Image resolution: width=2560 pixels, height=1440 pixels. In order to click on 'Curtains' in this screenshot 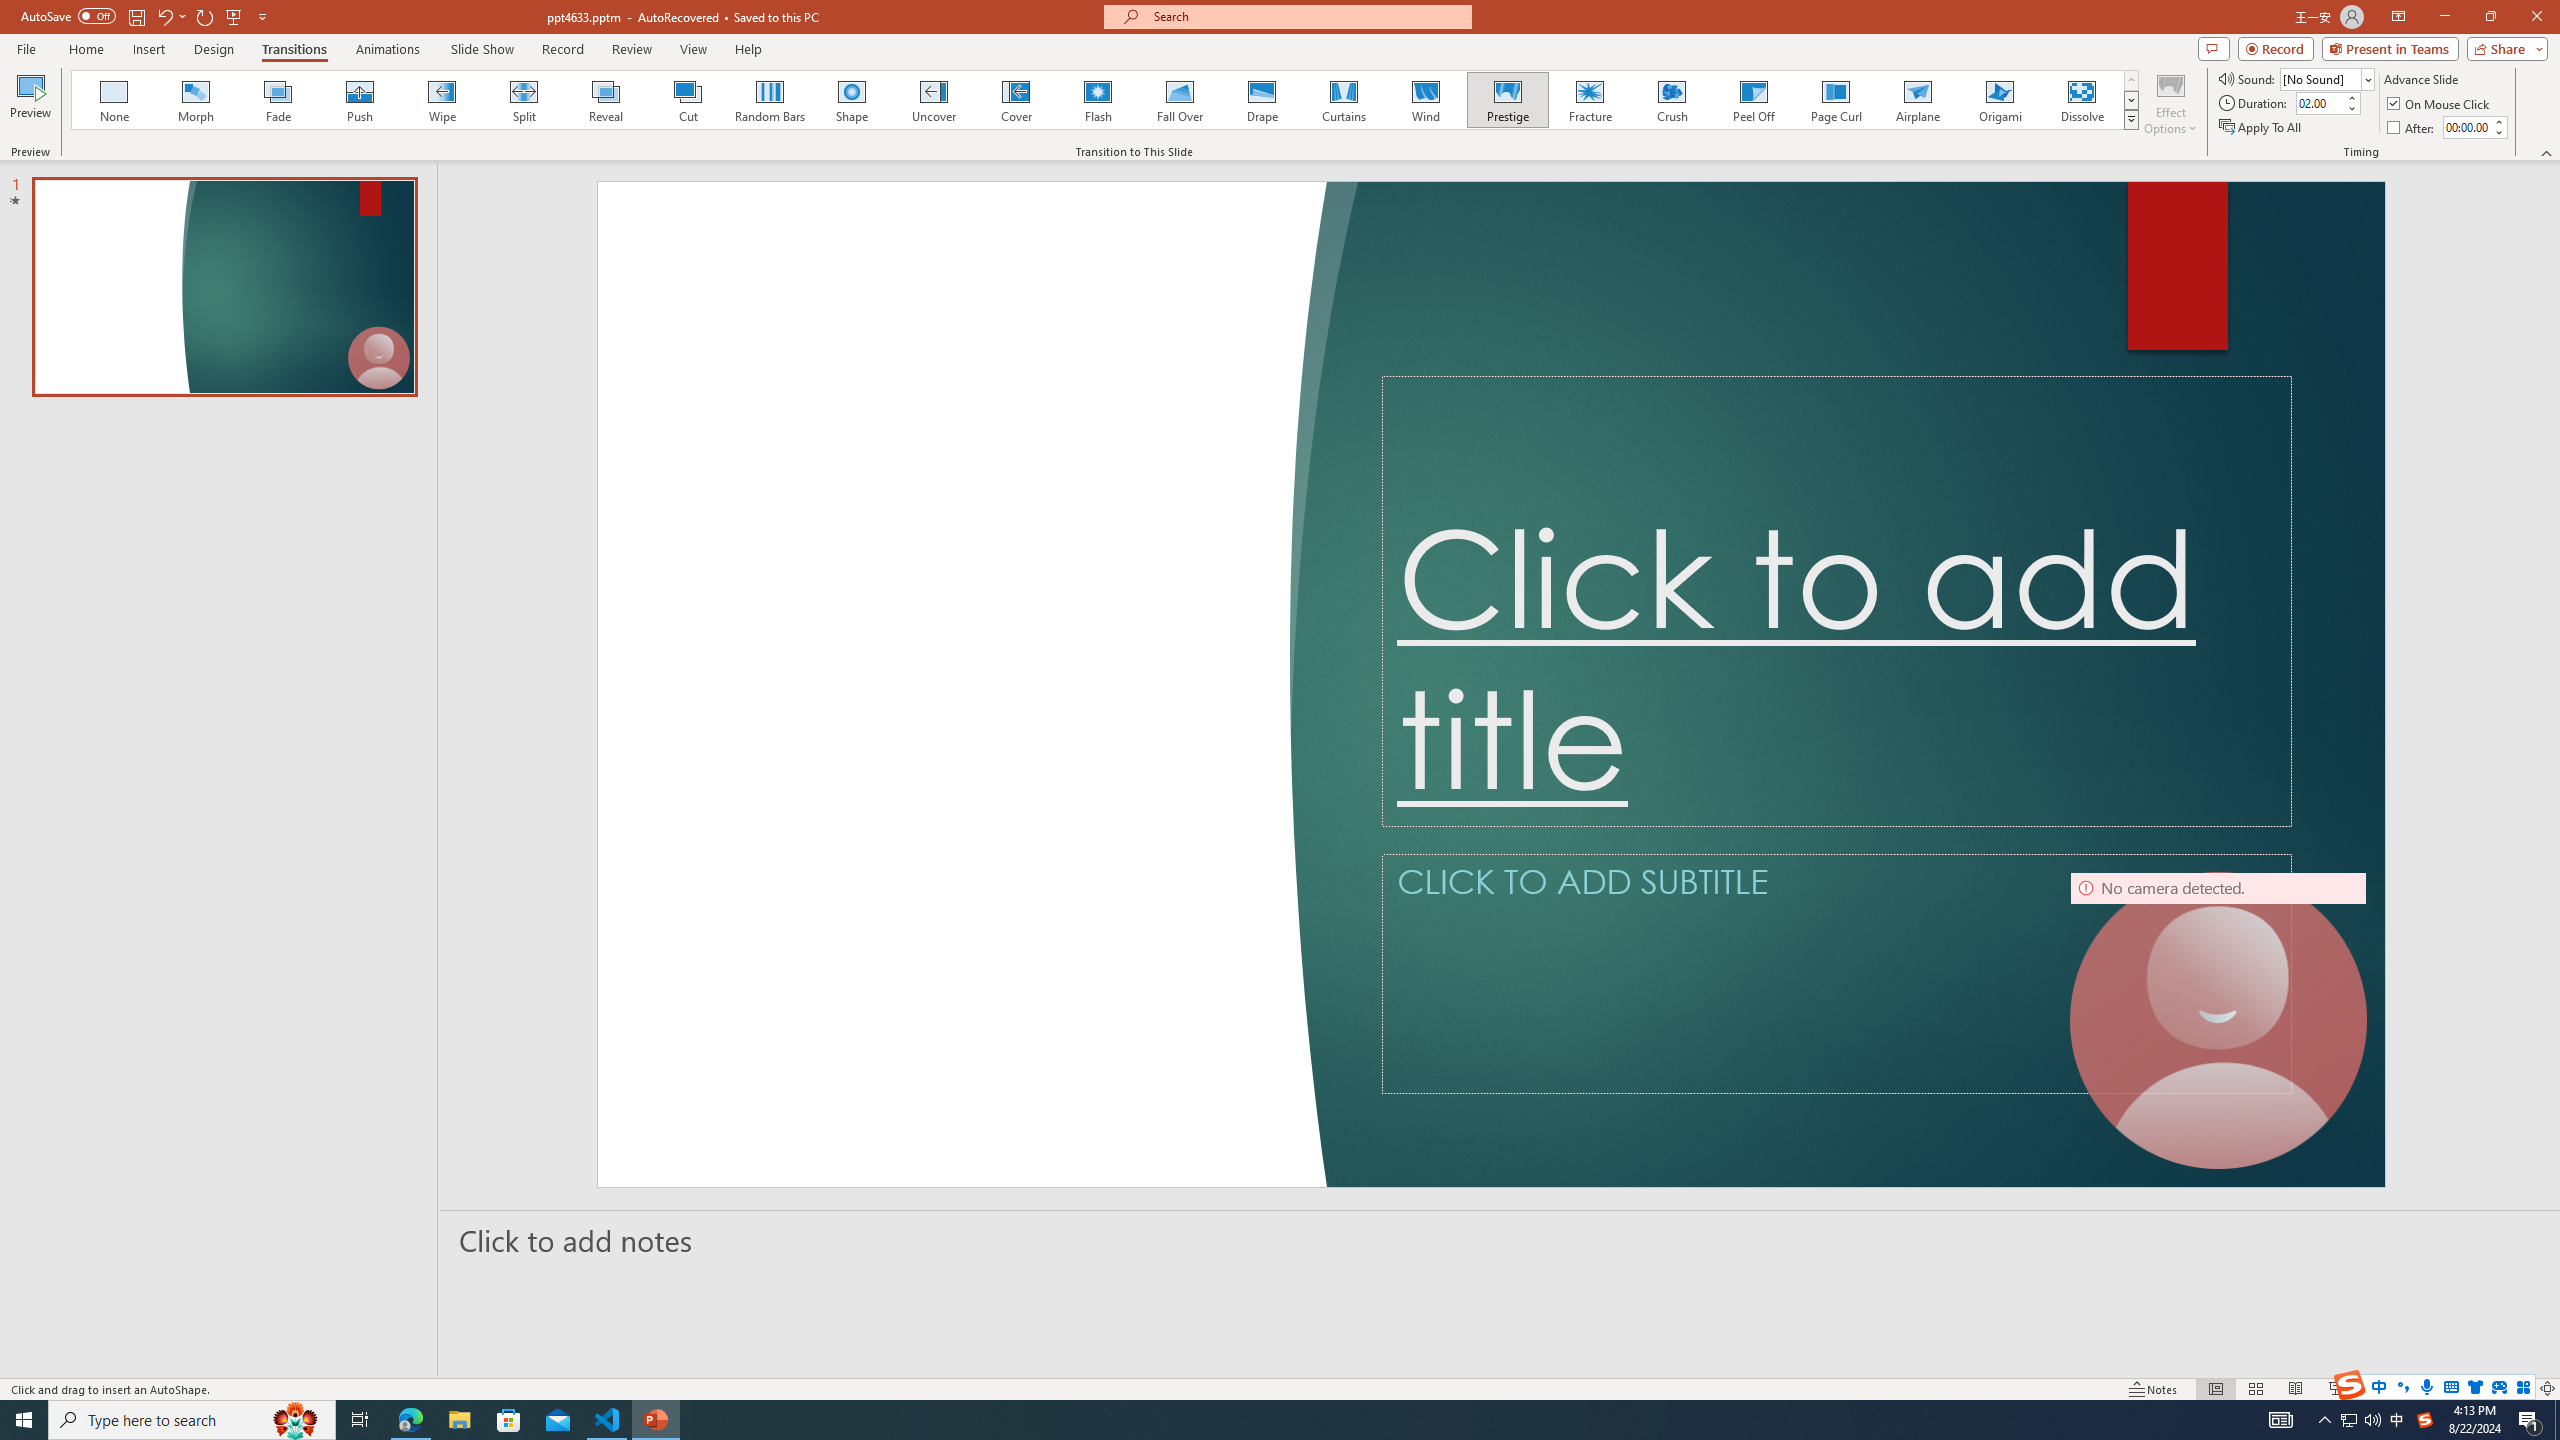, I will do `click(1344, 99)`.